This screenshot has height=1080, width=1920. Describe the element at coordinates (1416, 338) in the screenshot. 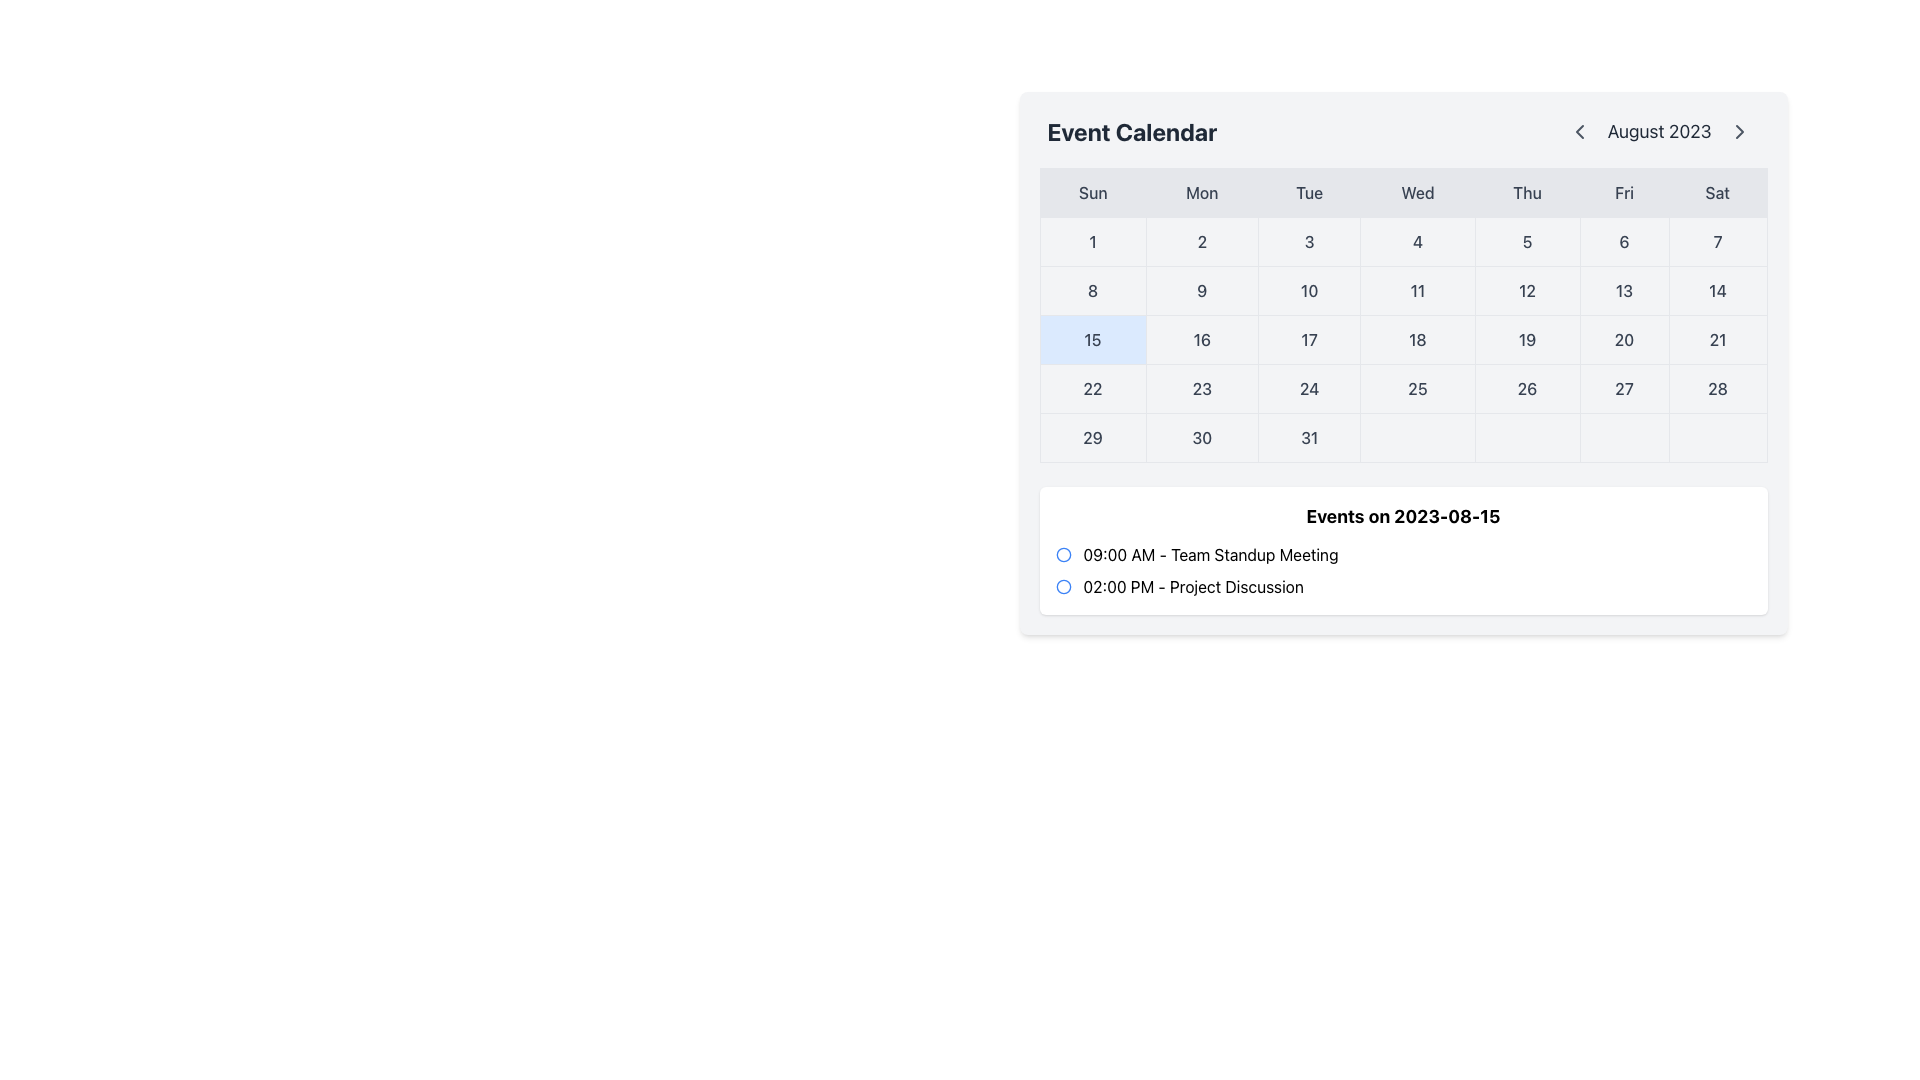

I see `the calendar date cell displaying the number '18', which is the fourth cell in the third row of the week-based calendar grid under the 'Event Calendar' section` at that location.